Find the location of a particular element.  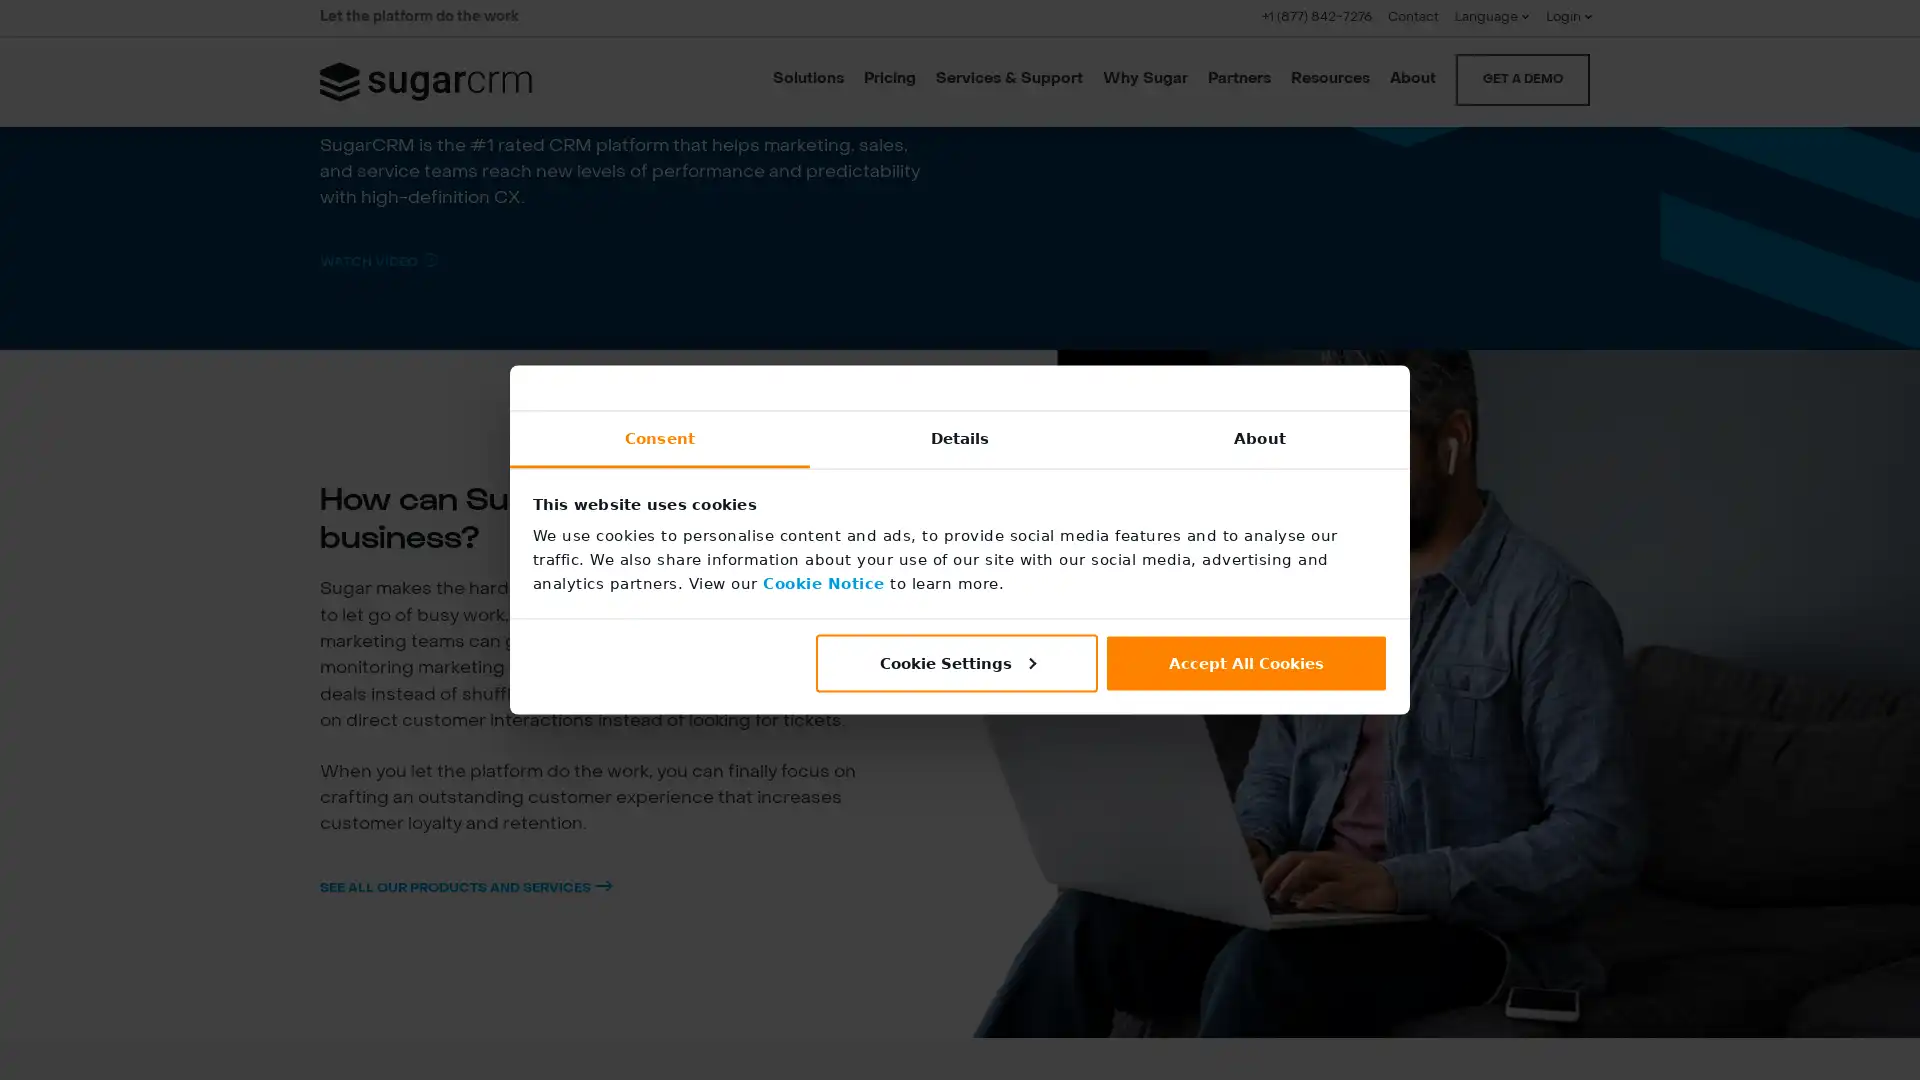

Cookie Settings is located at coordinates (954, 663).